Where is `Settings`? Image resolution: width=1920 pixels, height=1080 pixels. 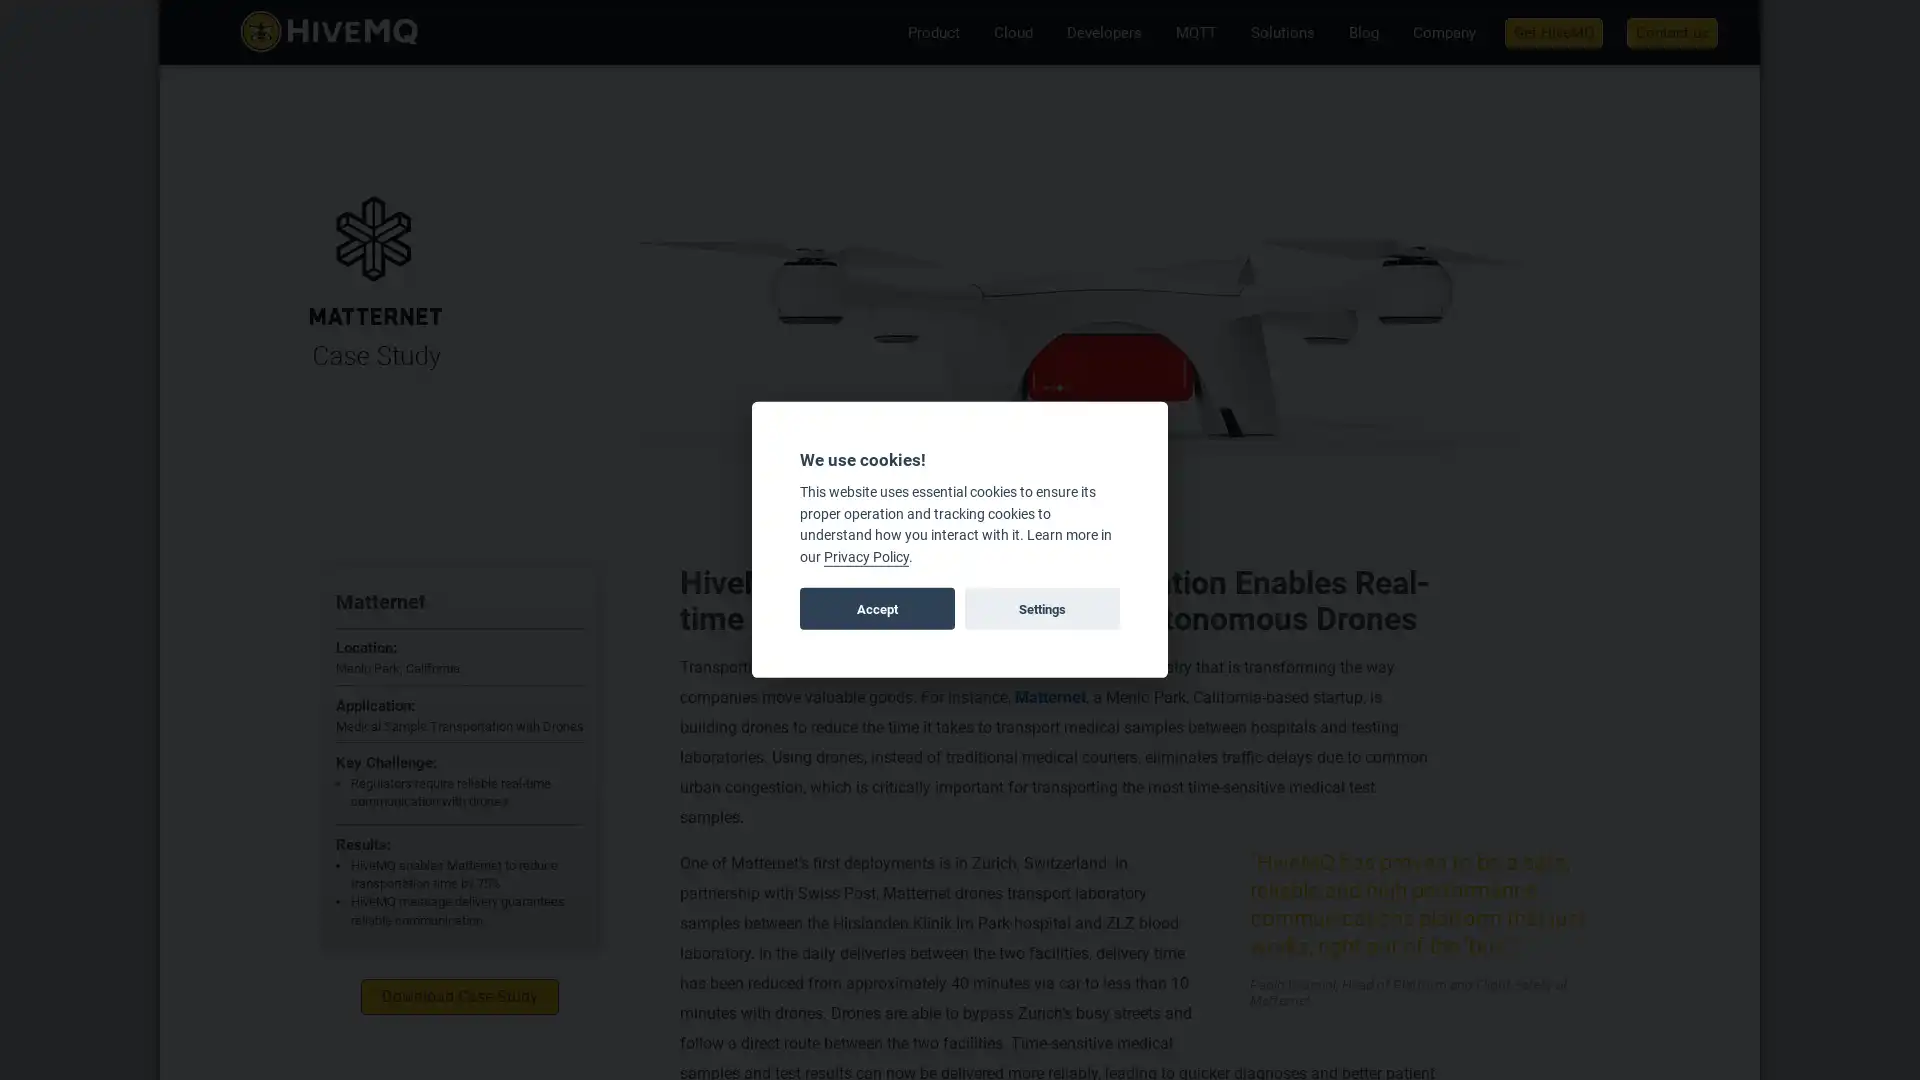
Settings is located at coordinates (1040, 608).